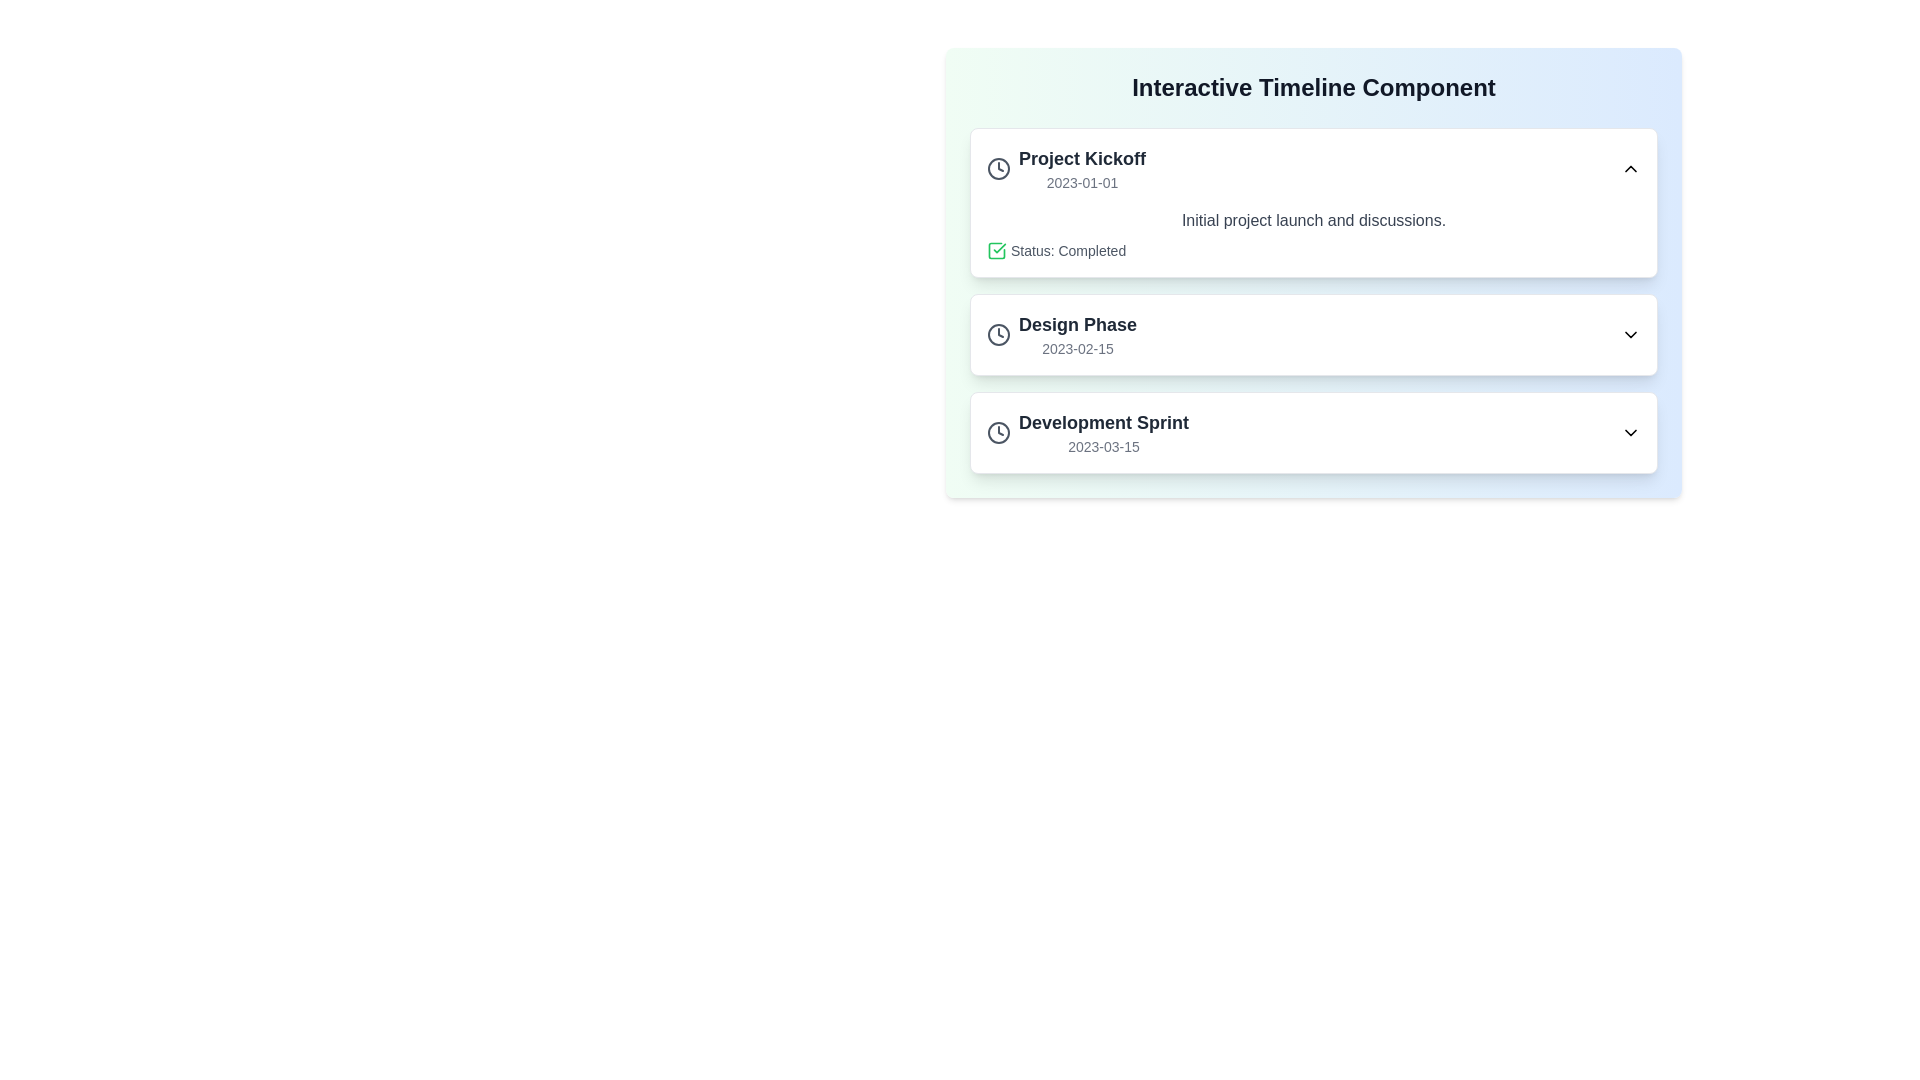 The image size is (1920, 1080). I want to click on the decorative SVG circle that forms the outer boundary of the clock icon, located next to the 'Design Phase' event on the timeline, so click(998, 334).